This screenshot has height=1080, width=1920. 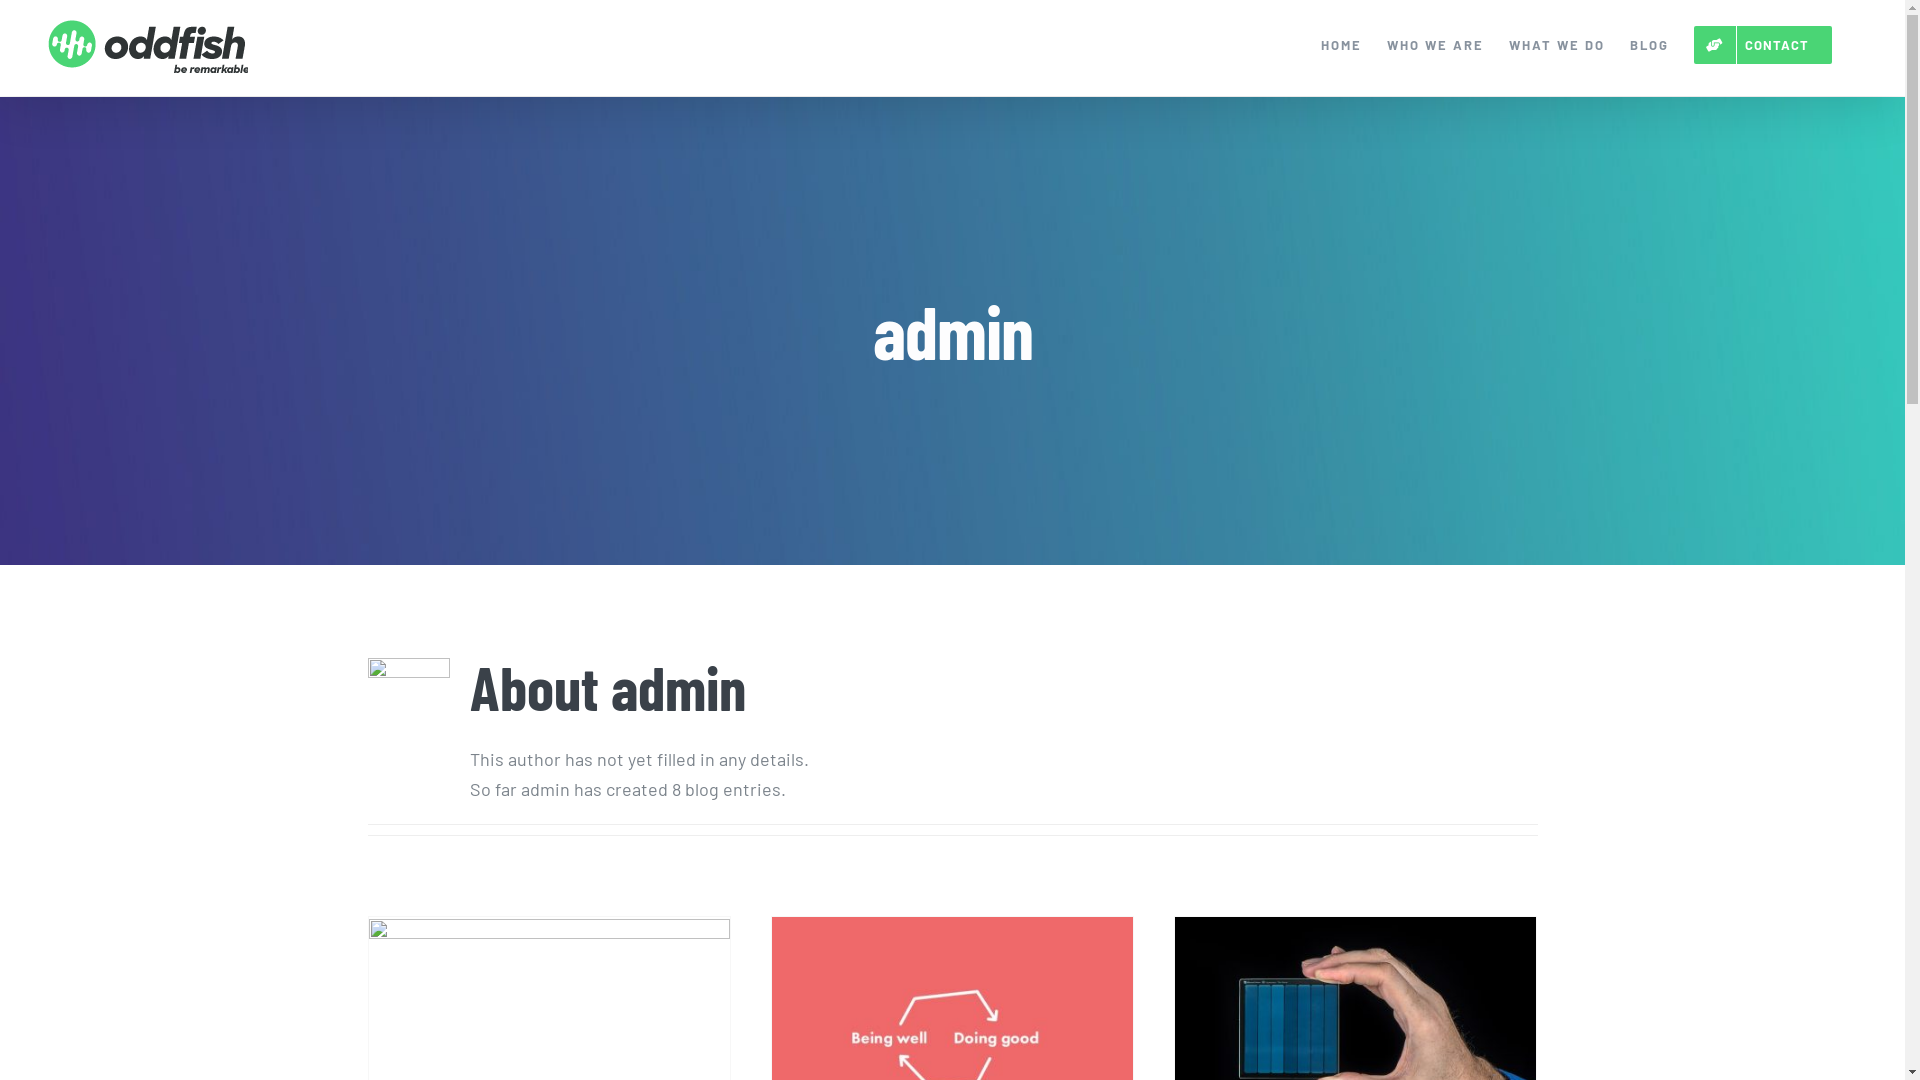 What do you see at coordinates (1341, 45) in the screenshot?
I see `'HOME'` at bounding box center [1341, 45].